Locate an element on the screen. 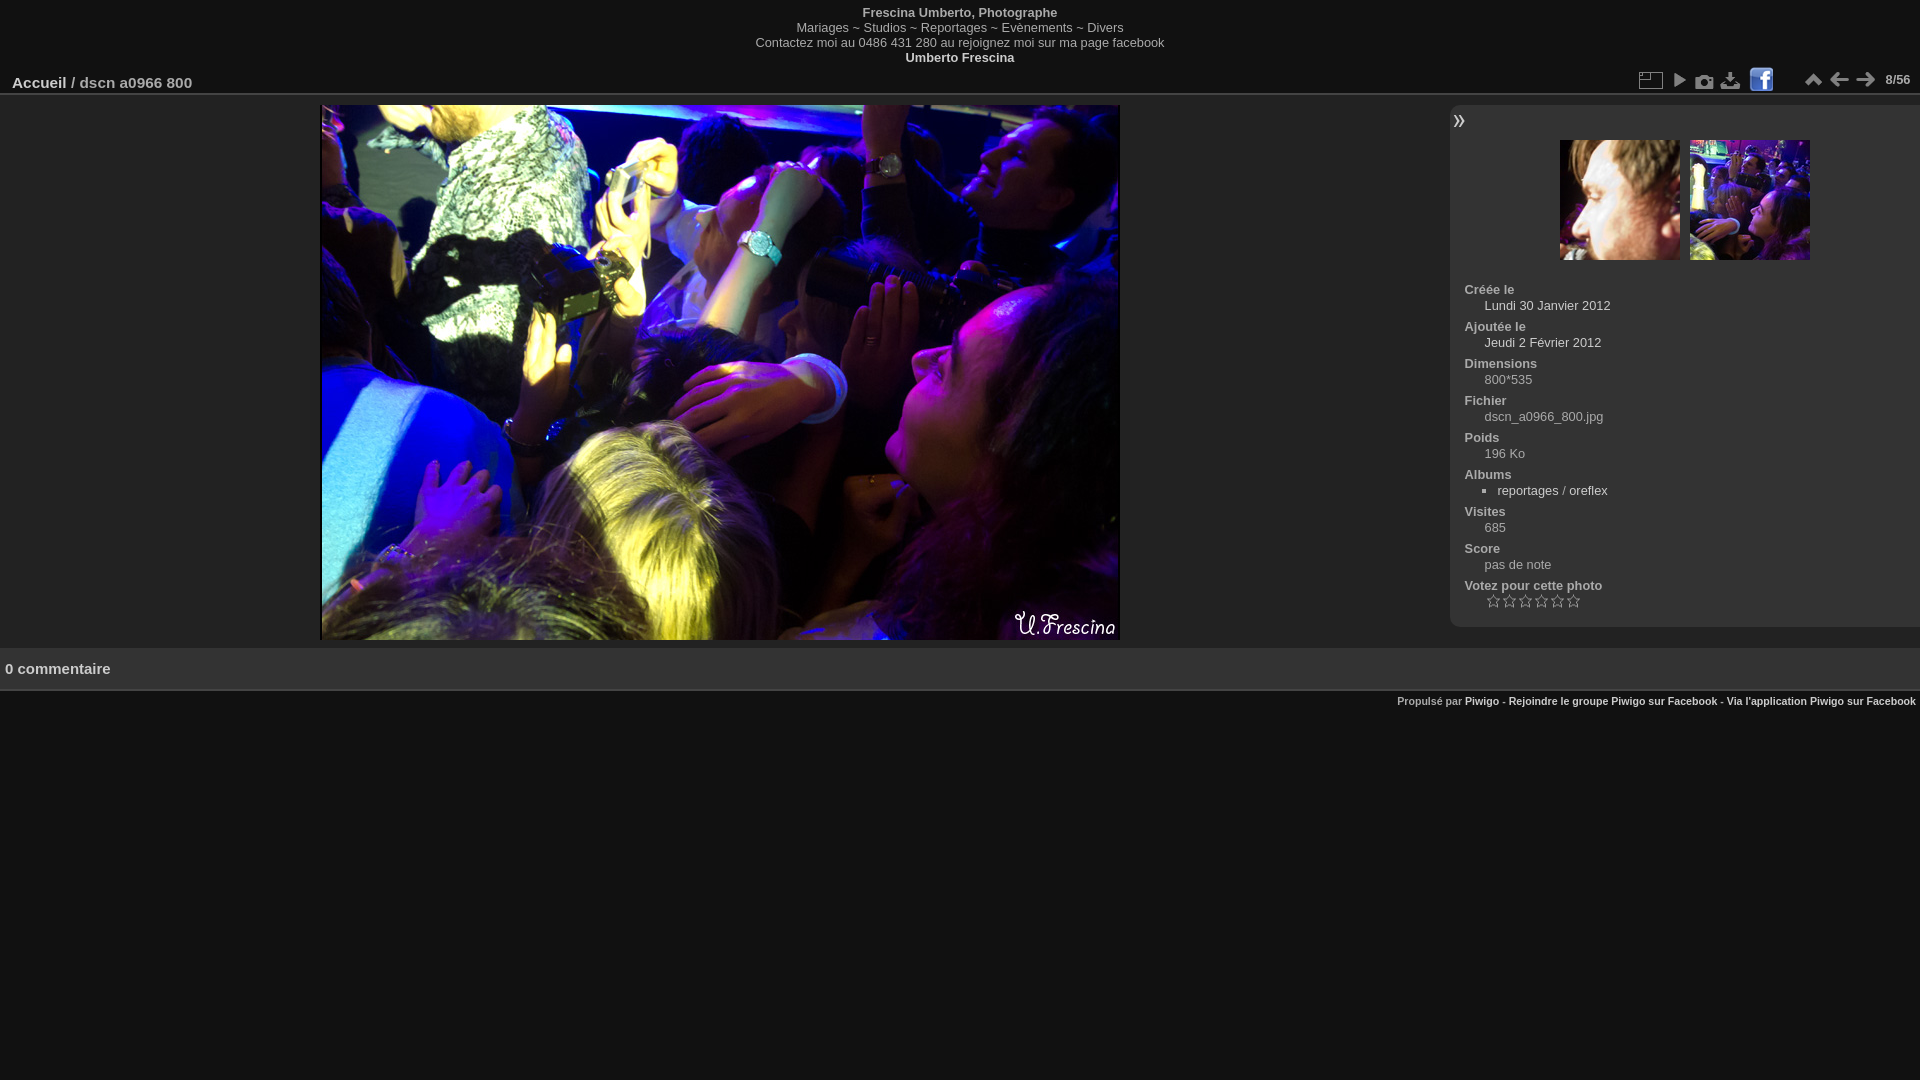 Image resolution: width=1920 pixels, height=1080 pixels. '4' is located at coordinates (1548, 600).